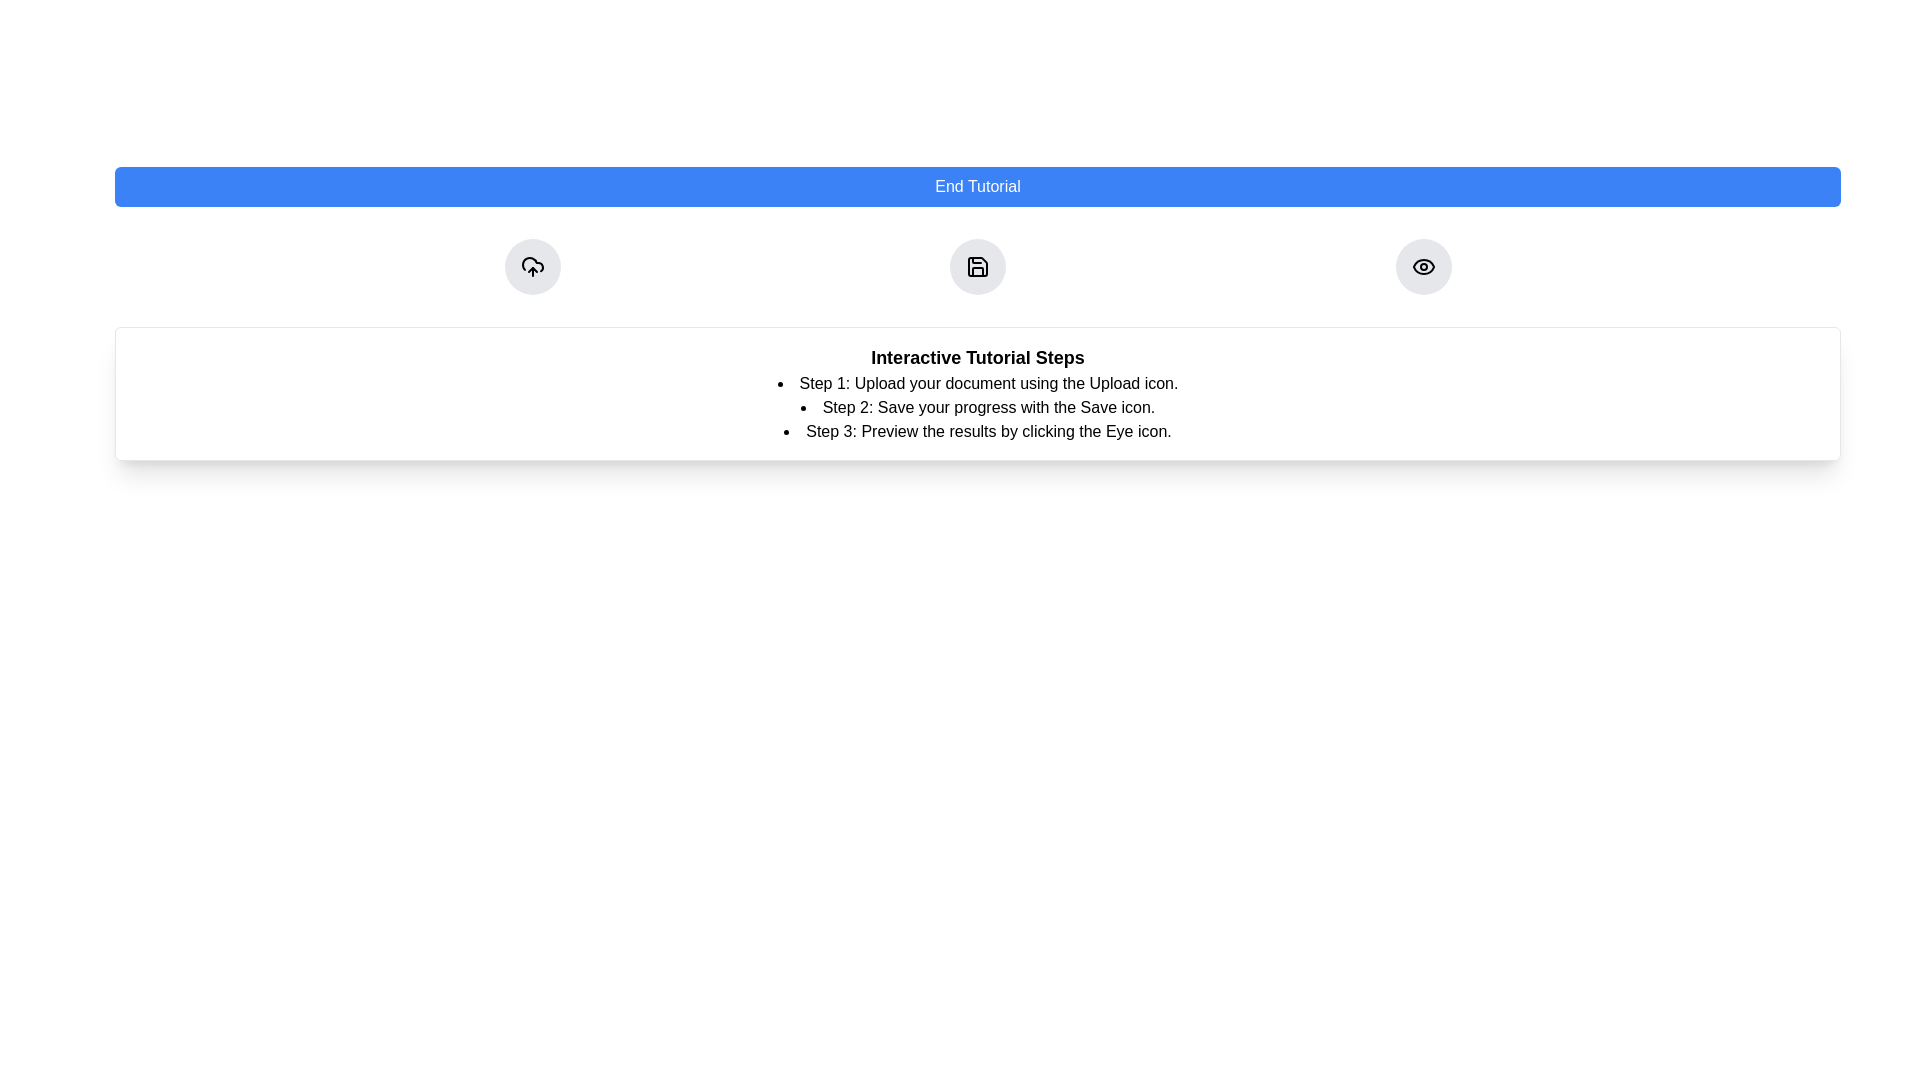 This screenshot has width=1920, height=1080. I want to click on instruction text element that provides guidance on saving progress in the tutorial, located in the bulleted list under 'Interactive Tutorial Steps.', so click(978, 407).